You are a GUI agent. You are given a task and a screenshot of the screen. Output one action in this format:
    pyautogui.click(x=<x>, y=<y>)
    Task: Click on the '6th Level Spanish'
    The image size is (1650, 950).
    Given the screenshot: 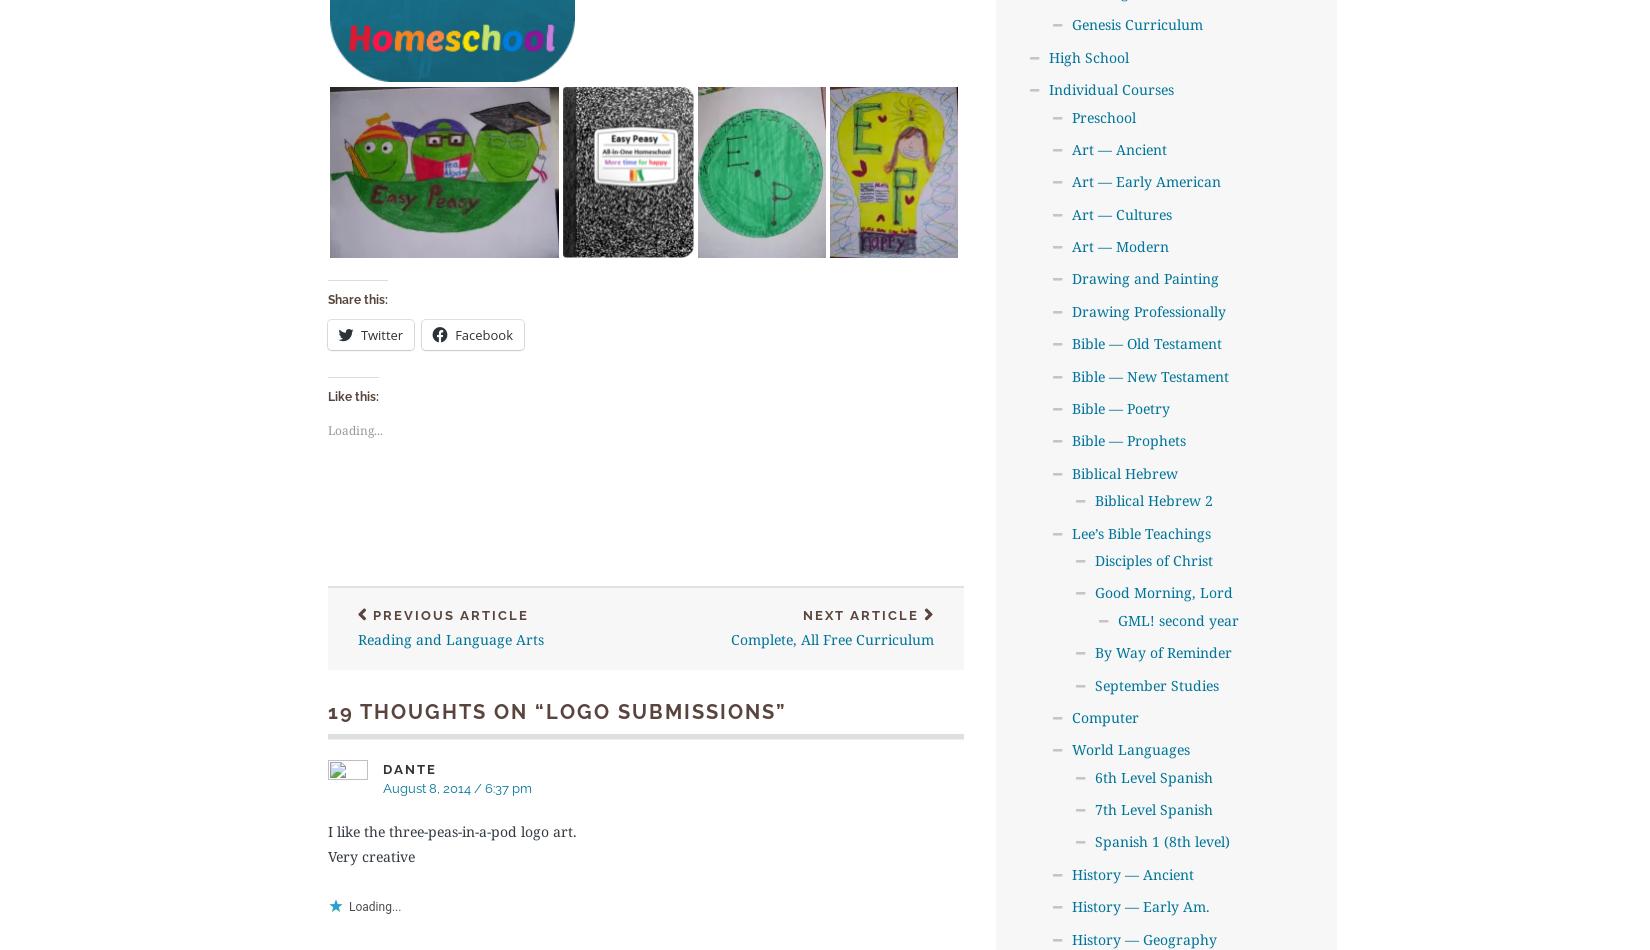 What is the action you would take?
    pyautogui.click(x=1153, y=775)
    